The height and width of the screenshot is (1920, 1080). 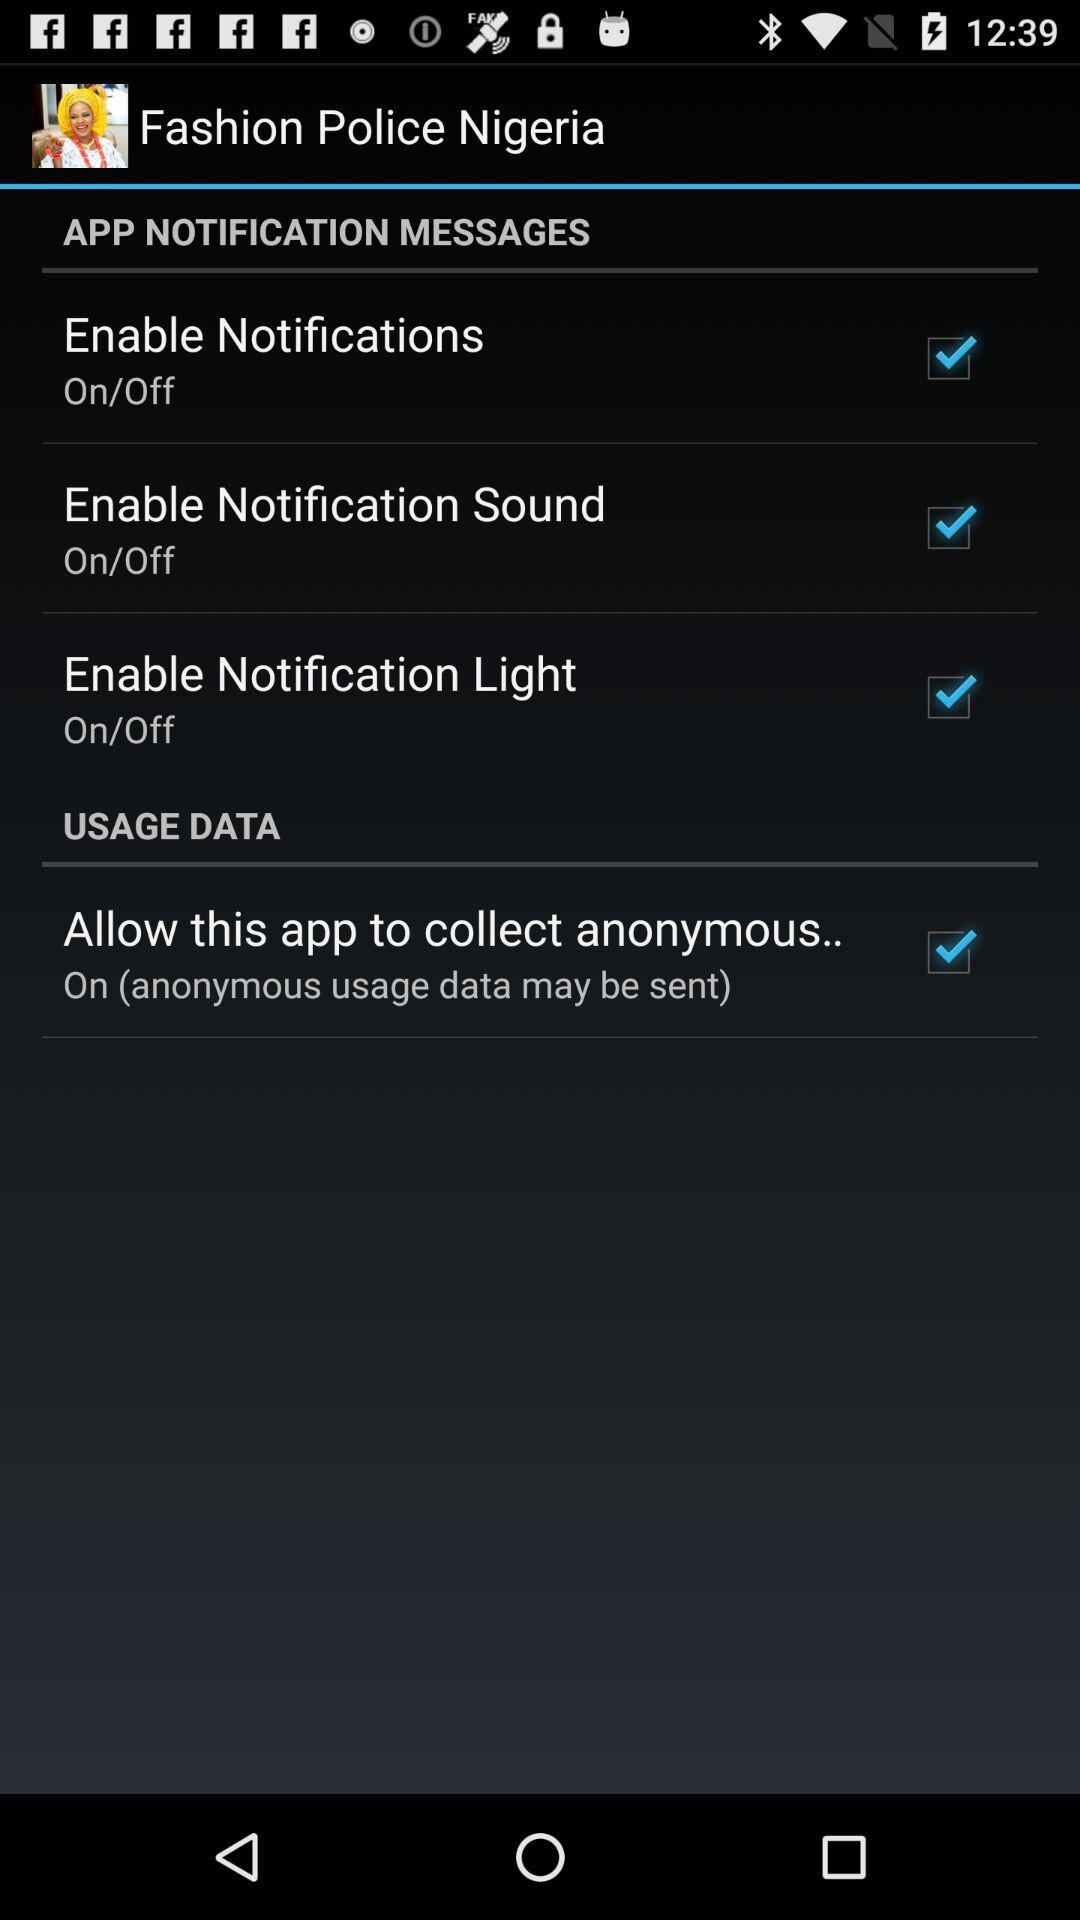 What do you see at coordinates (273, 333) in the screenshot?
I see `the icon above on/off app` at bounding box center [273, 333].